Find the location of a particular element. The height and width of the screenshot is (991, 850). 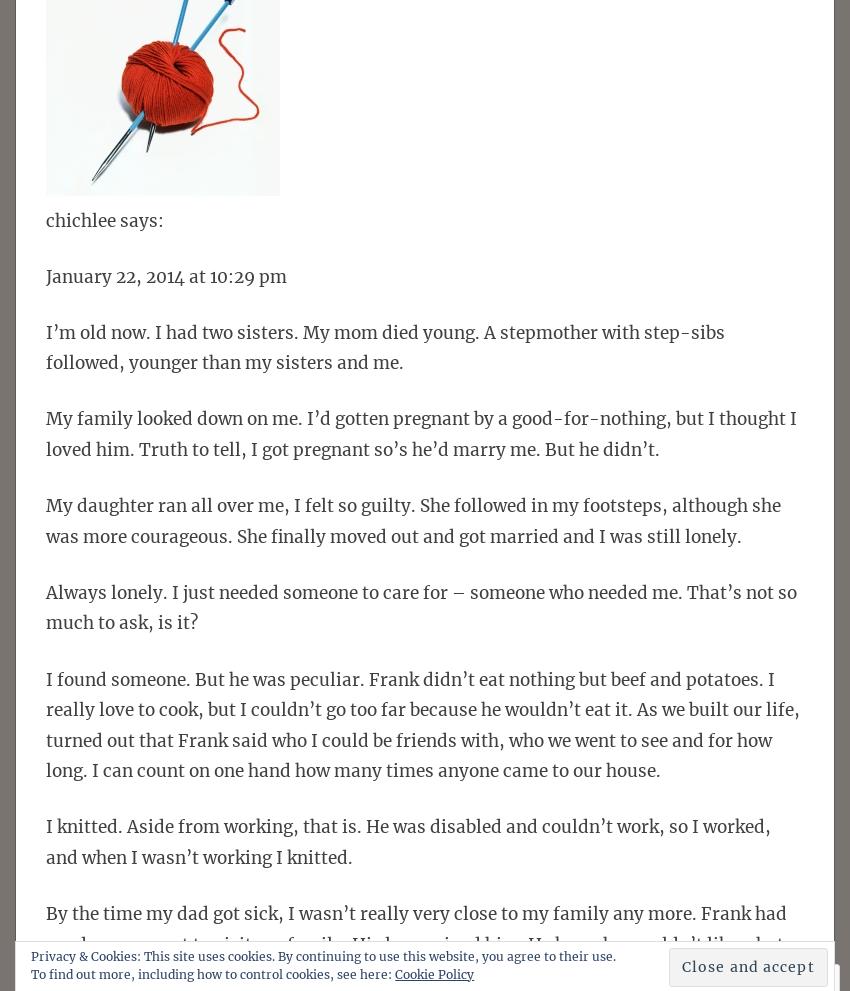

'I found someone. But he was peculiar. Frank didn’t eat nothing but beef and potatoes. I really love to cook, but I couldn’t go too far because he wouldn’t eat it. As we built our life, turned out that Frank said who I could be friends with, who we went to see and for how long. I can count on one hand how many times anyone came to our house.' is located at coordinates (422, 724).